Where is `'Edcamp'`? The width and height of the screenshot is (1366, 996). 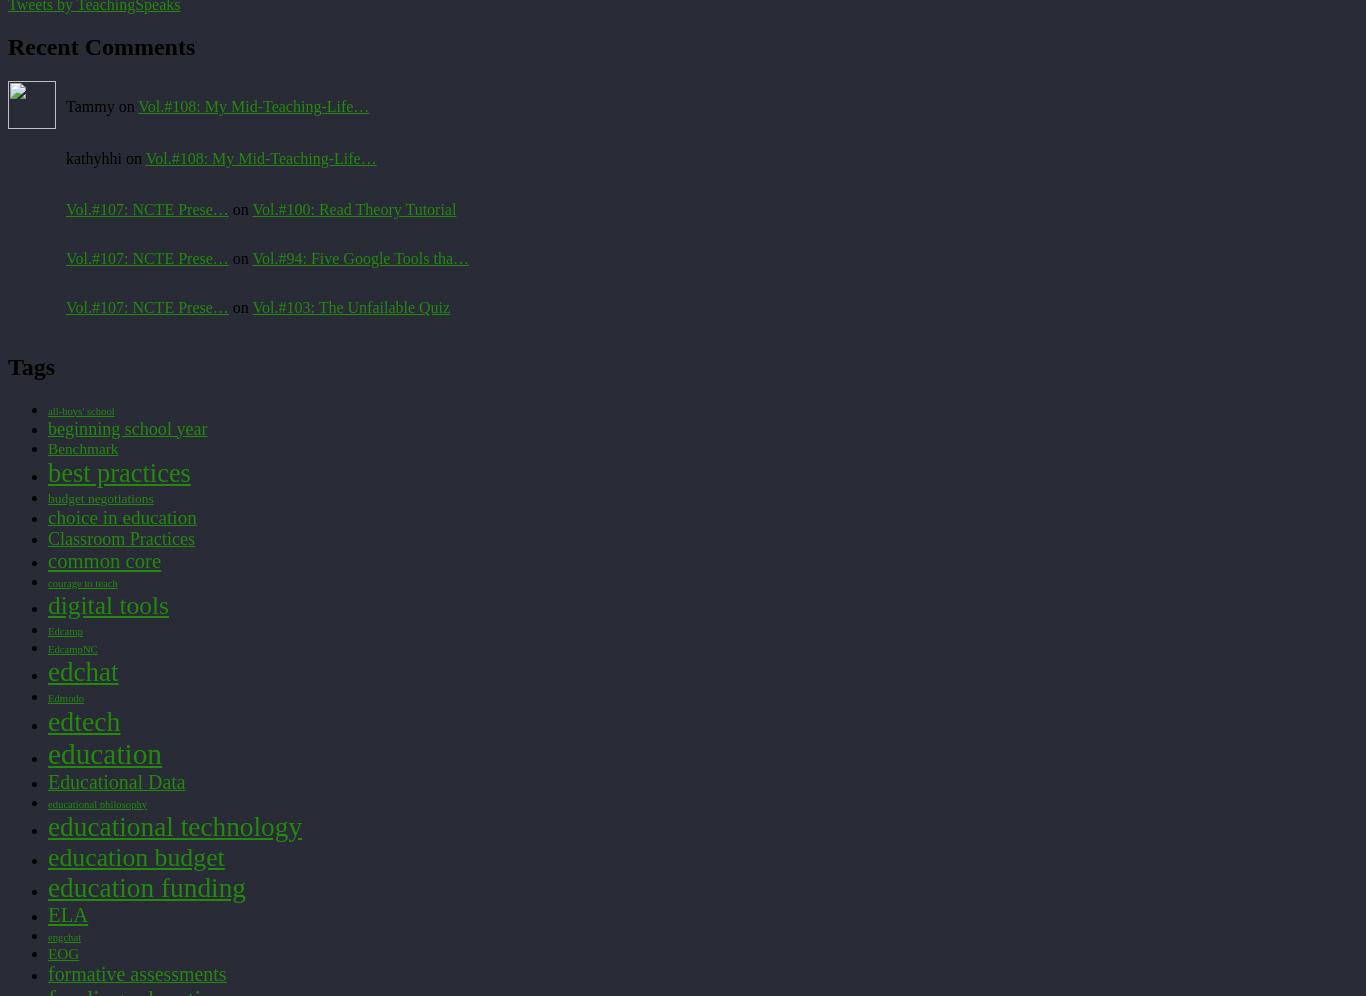
'Edcamp' is located at coordinates (65, 629).